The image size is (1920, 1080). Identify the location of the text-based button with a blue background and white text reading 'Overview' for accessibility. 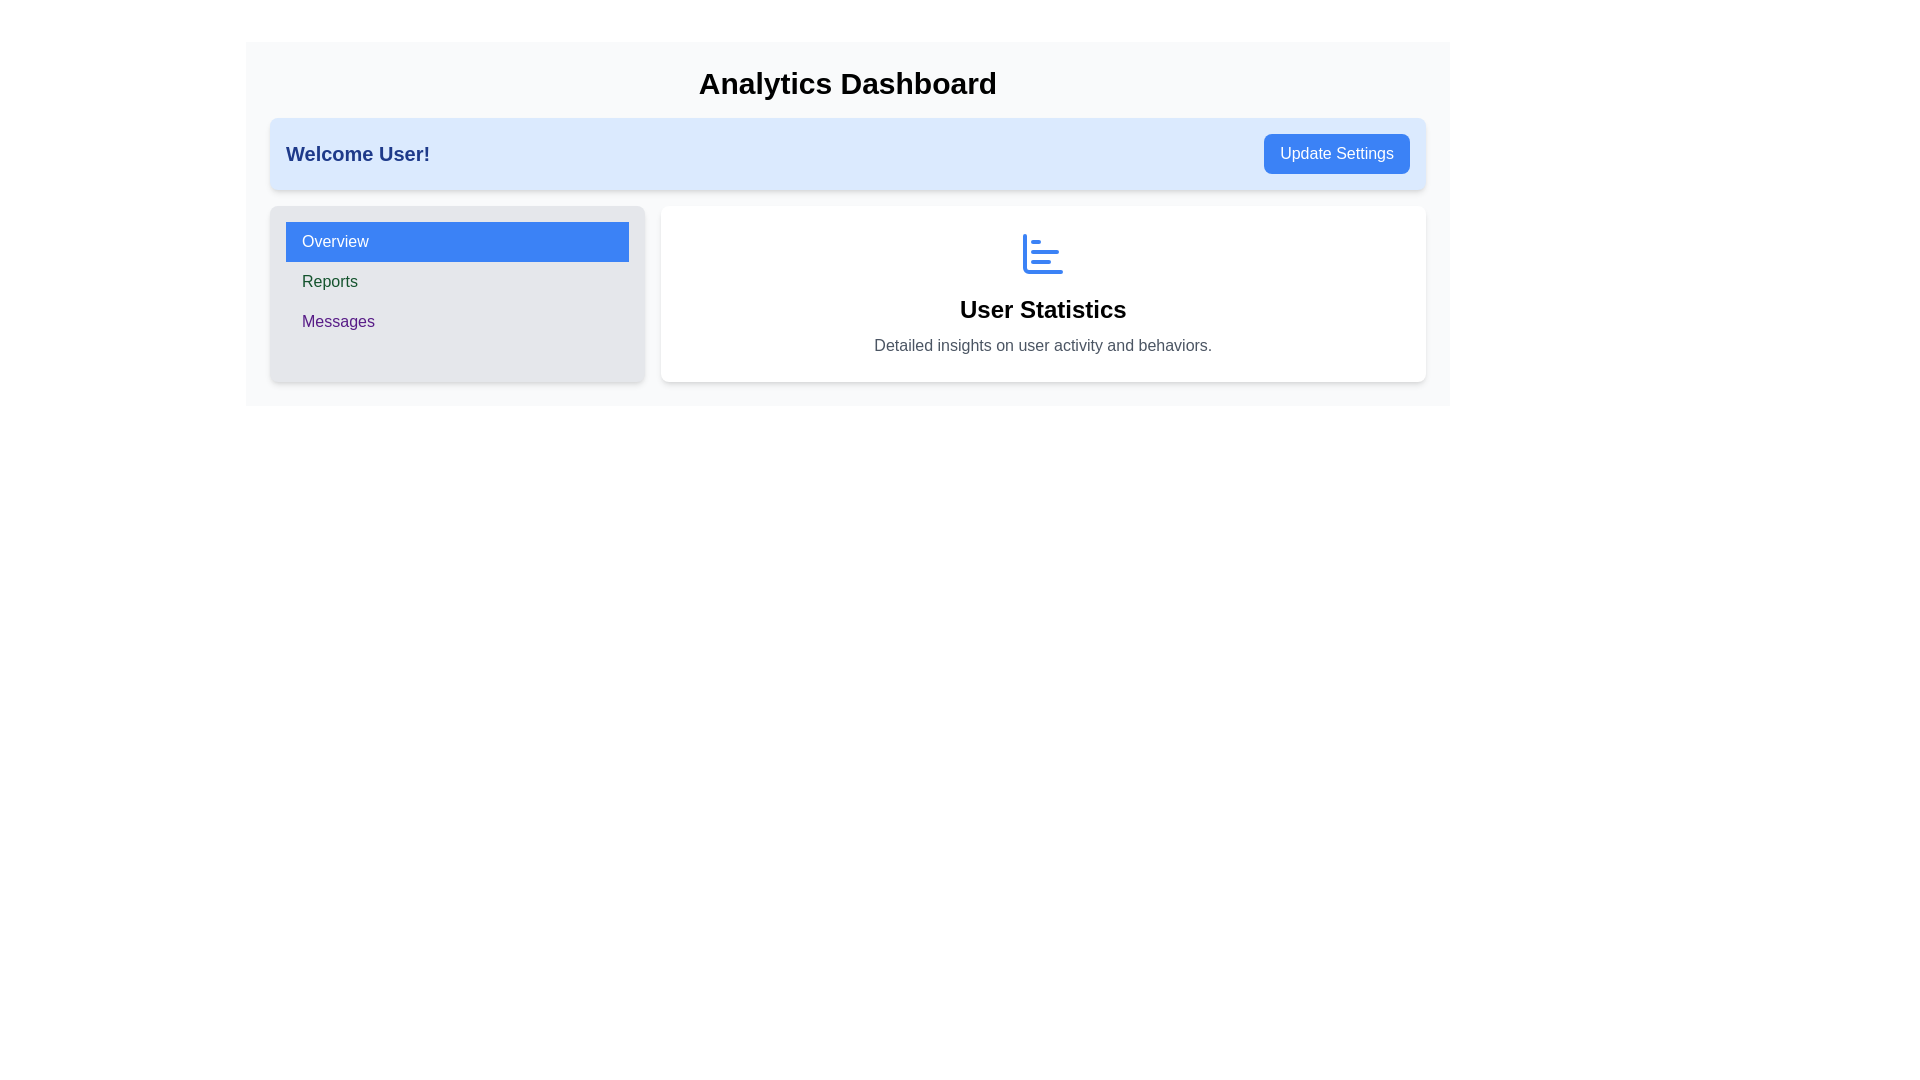
(456, 241).